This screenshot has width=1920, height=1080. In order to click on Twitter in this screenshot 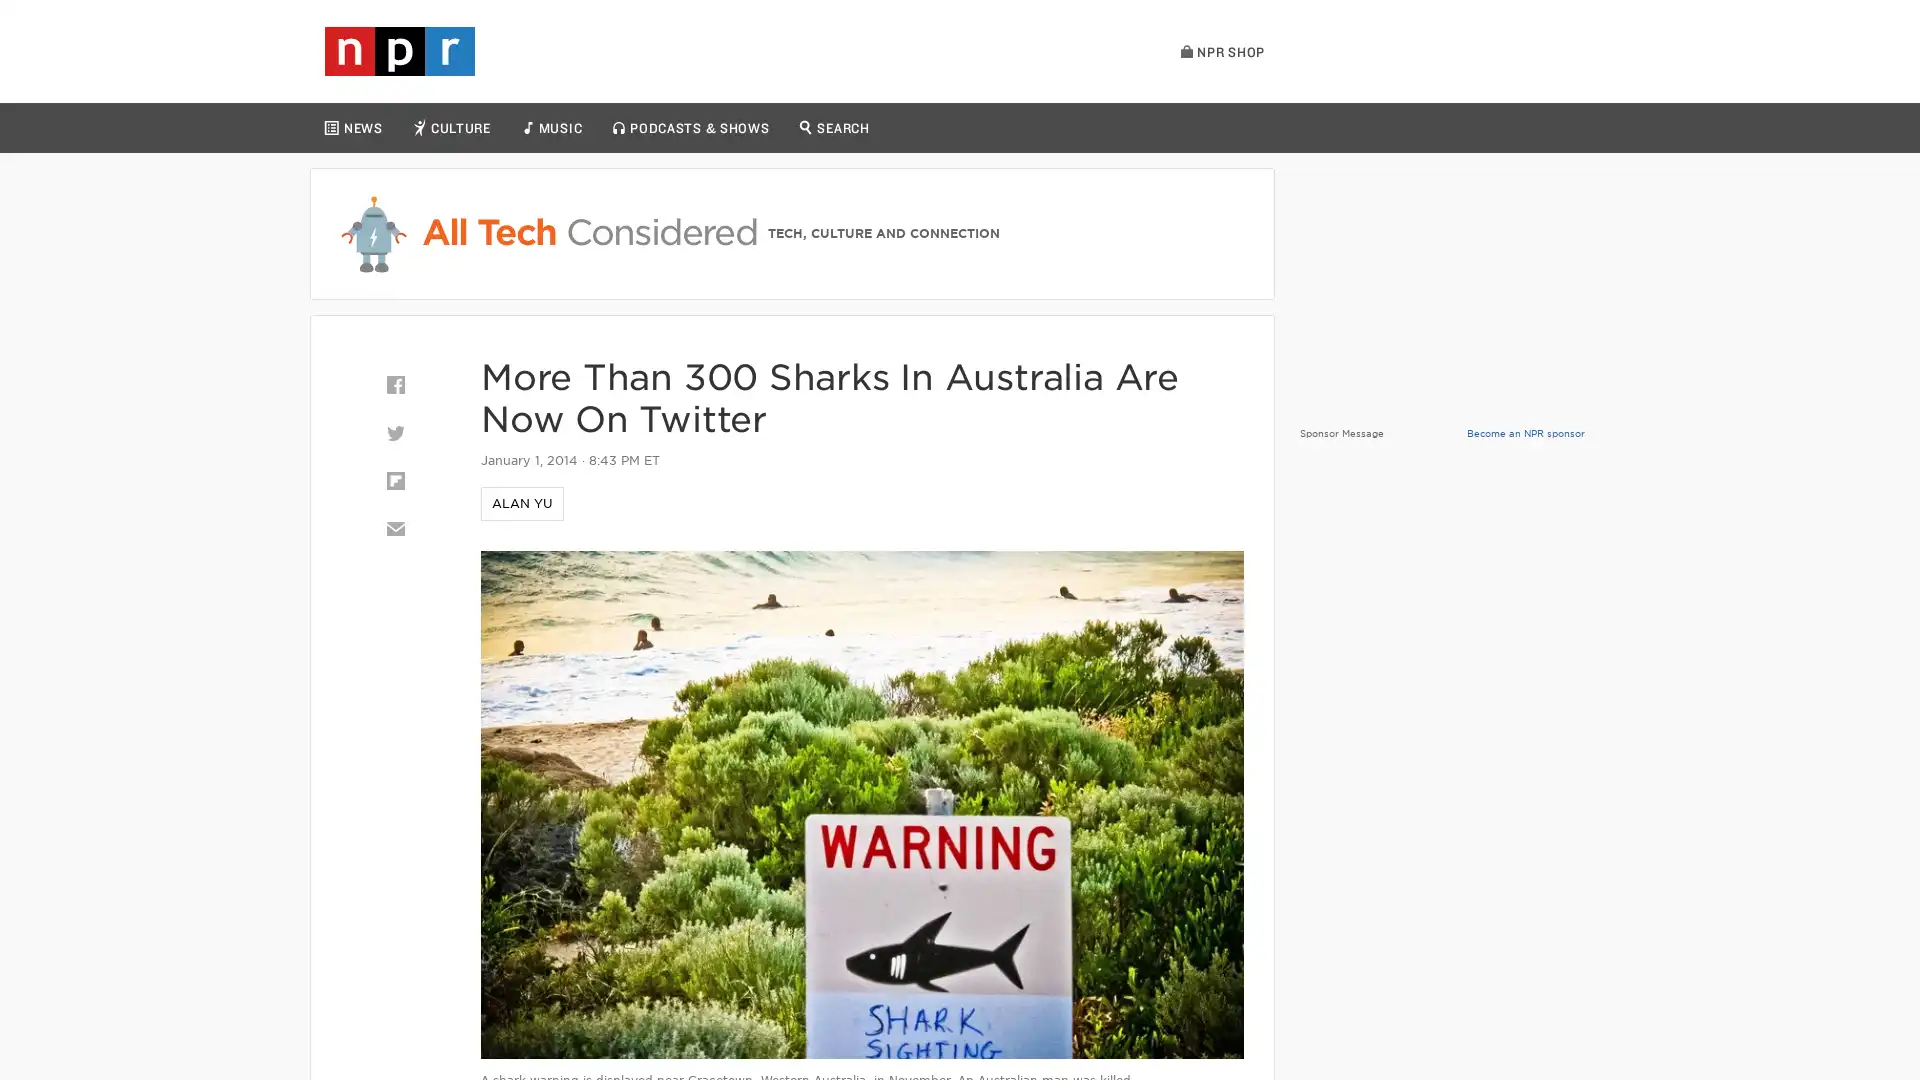, I will do `click(394, 431)`.